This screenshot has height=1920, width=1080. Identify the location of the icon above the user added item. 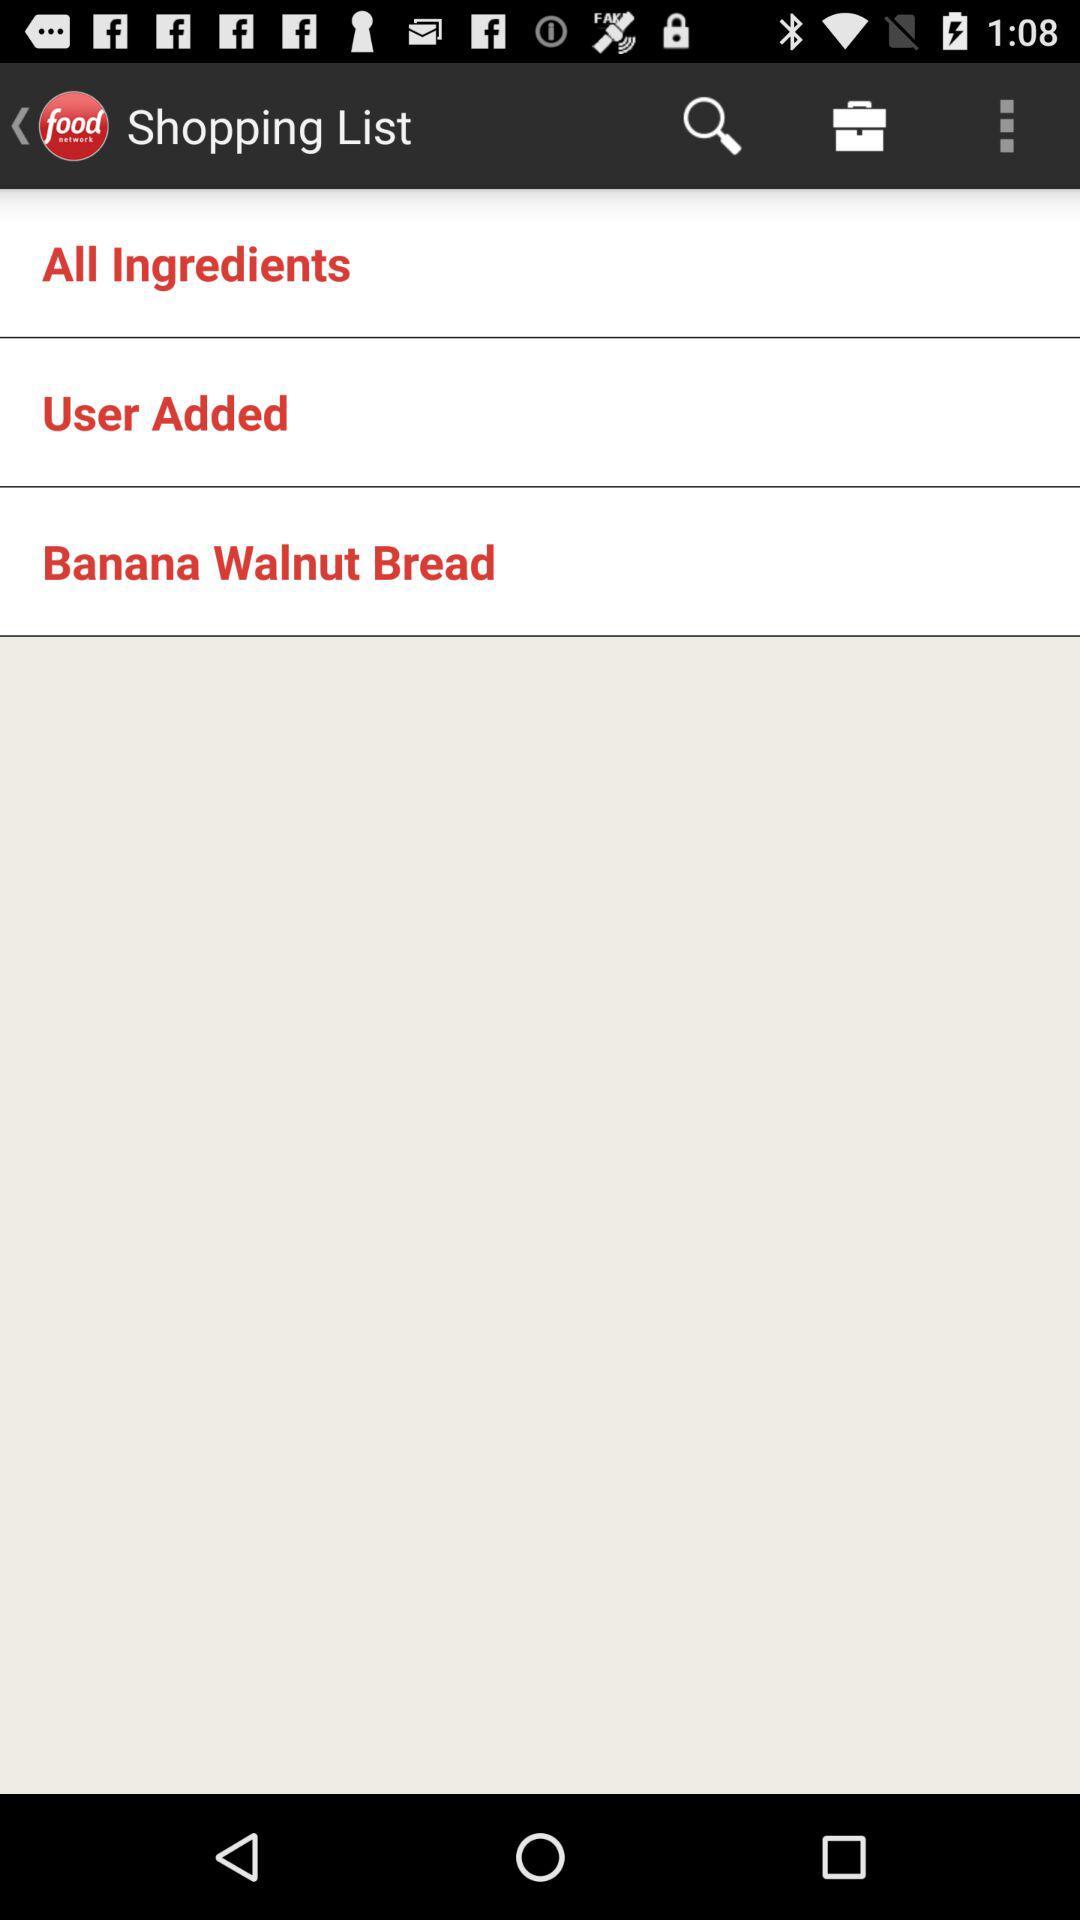
(196, 261).